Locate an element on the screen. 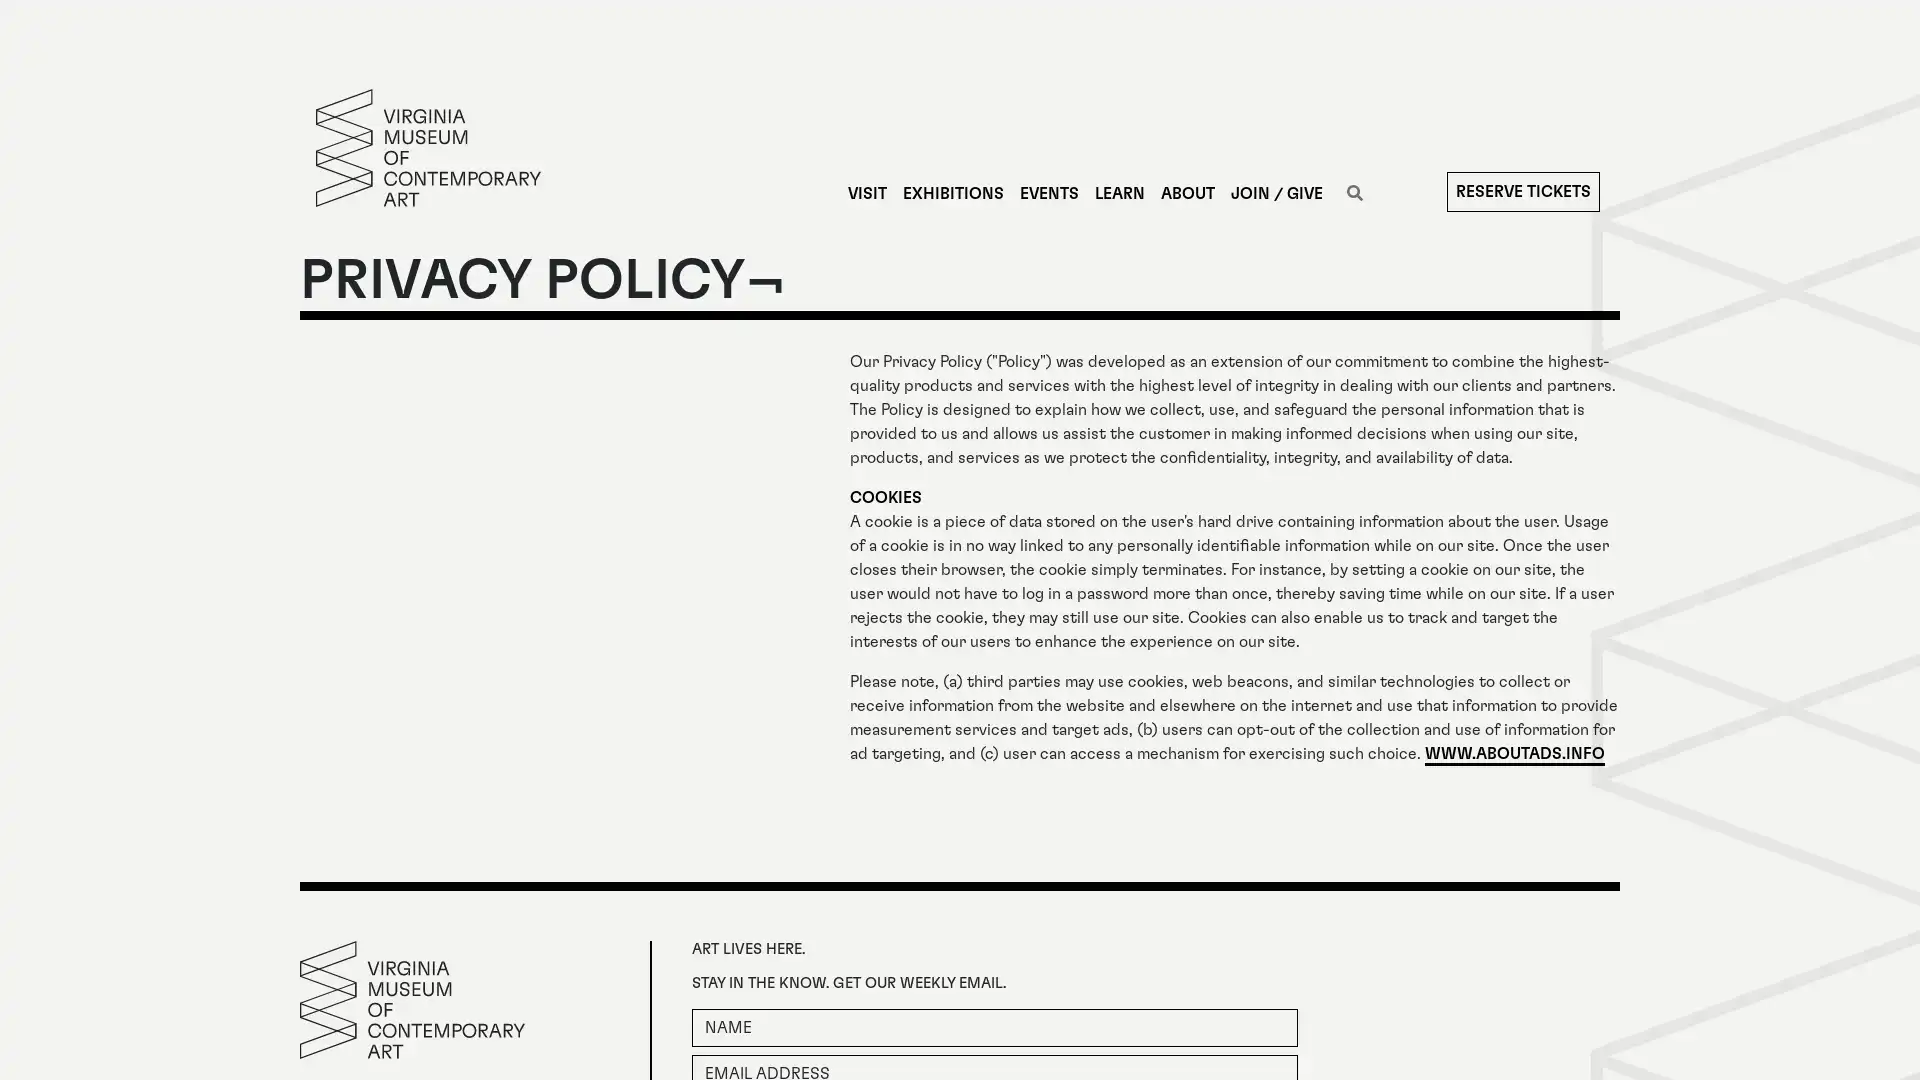  ABOUT is located at coordinates (1186, 193).